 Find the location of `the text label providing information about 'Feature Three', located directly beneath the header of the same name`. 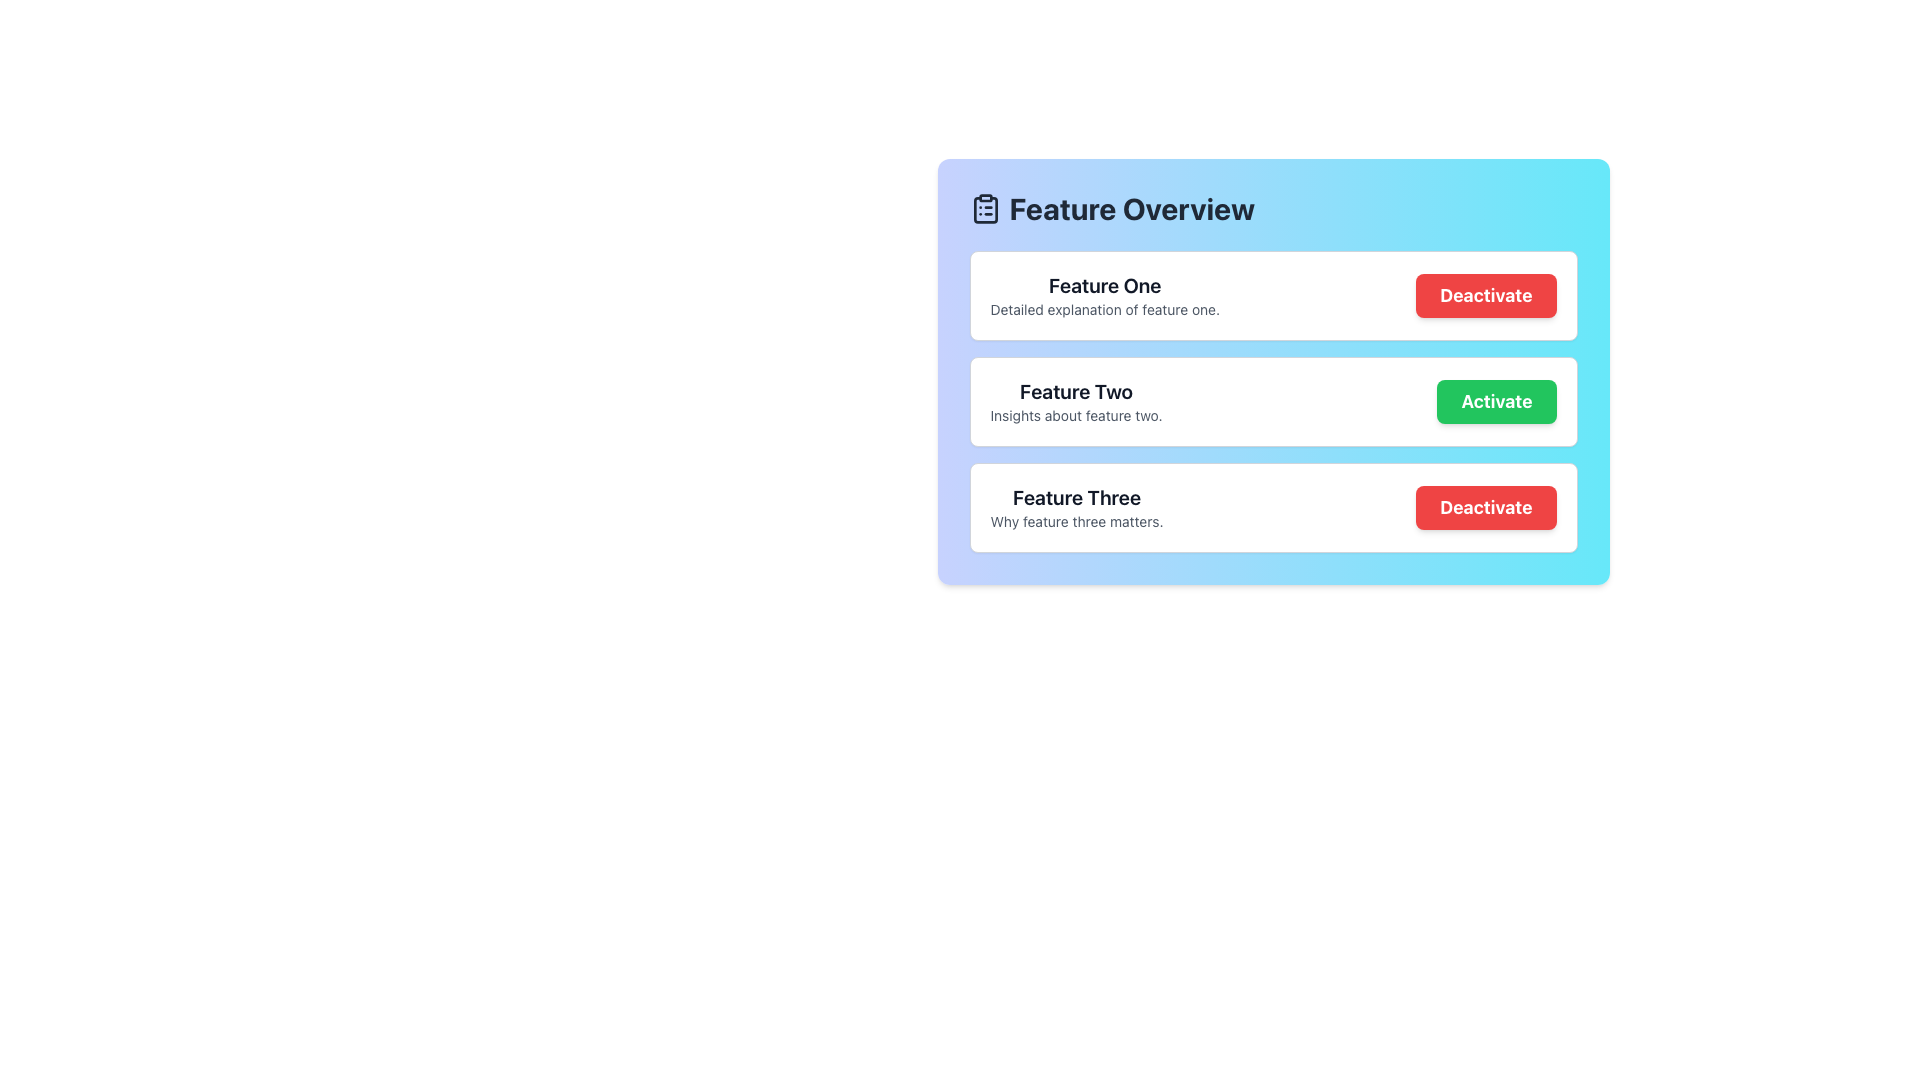

the text label providing information about 'Feature Three', located directly beneath the header of the same name is located at coordinates (1075, 520).